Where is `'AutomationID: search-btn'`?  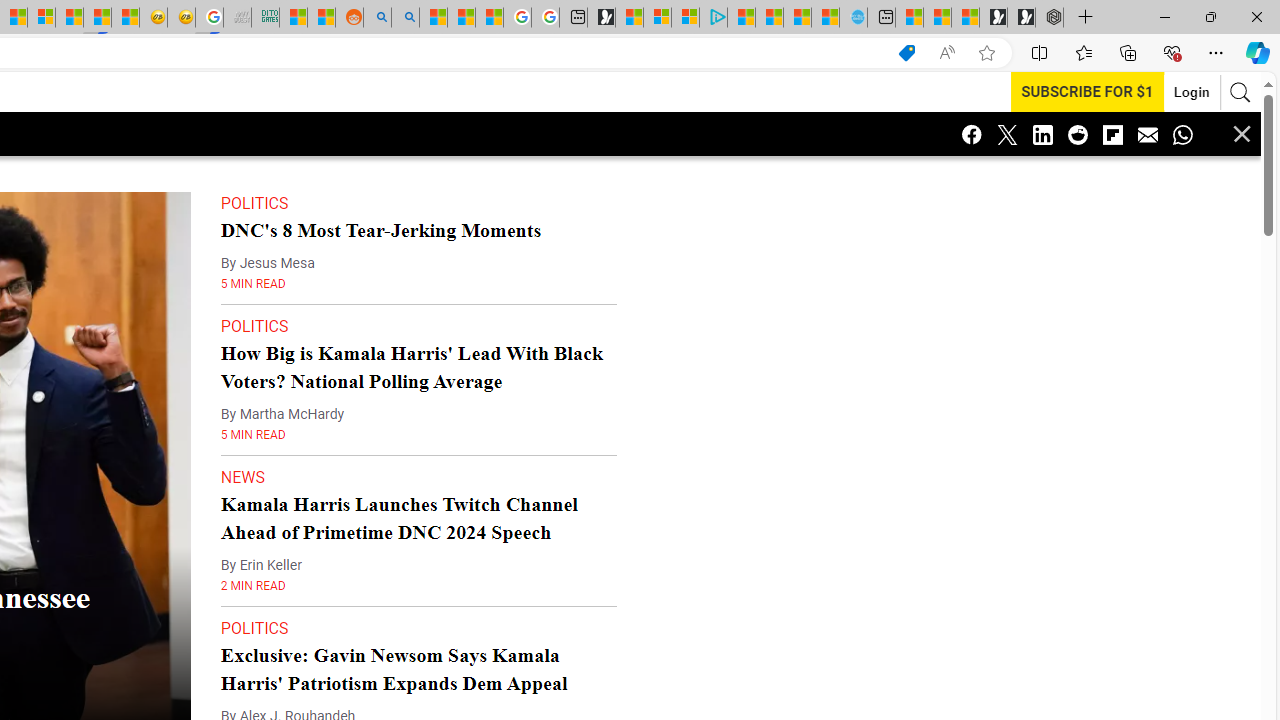 'AutomationID: search-btn' is located at coordinates (1227, 92).